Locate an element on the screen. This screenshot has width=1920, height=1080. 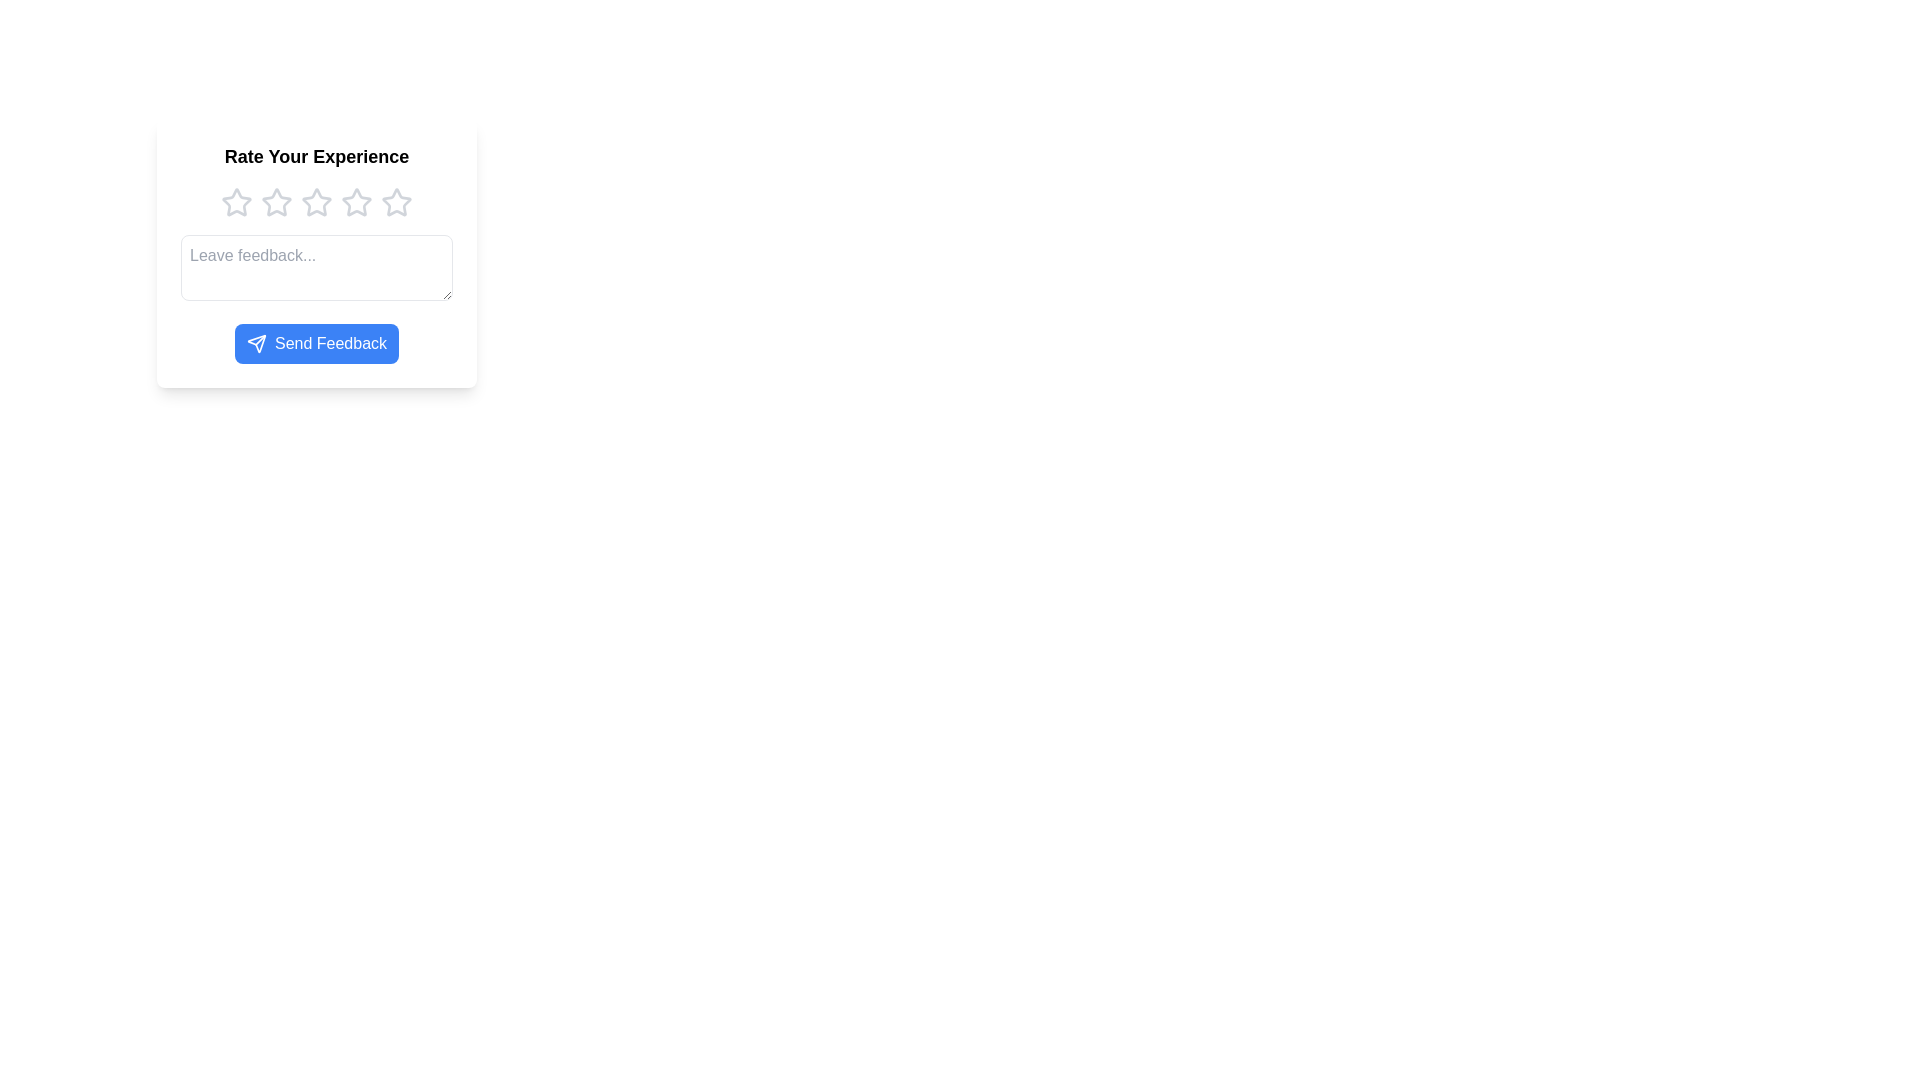
the fifth hollow gray star icon in the 'Rate Your Experience' section, which enlarges slightly upon hovering is located at coordinates (397, 203).